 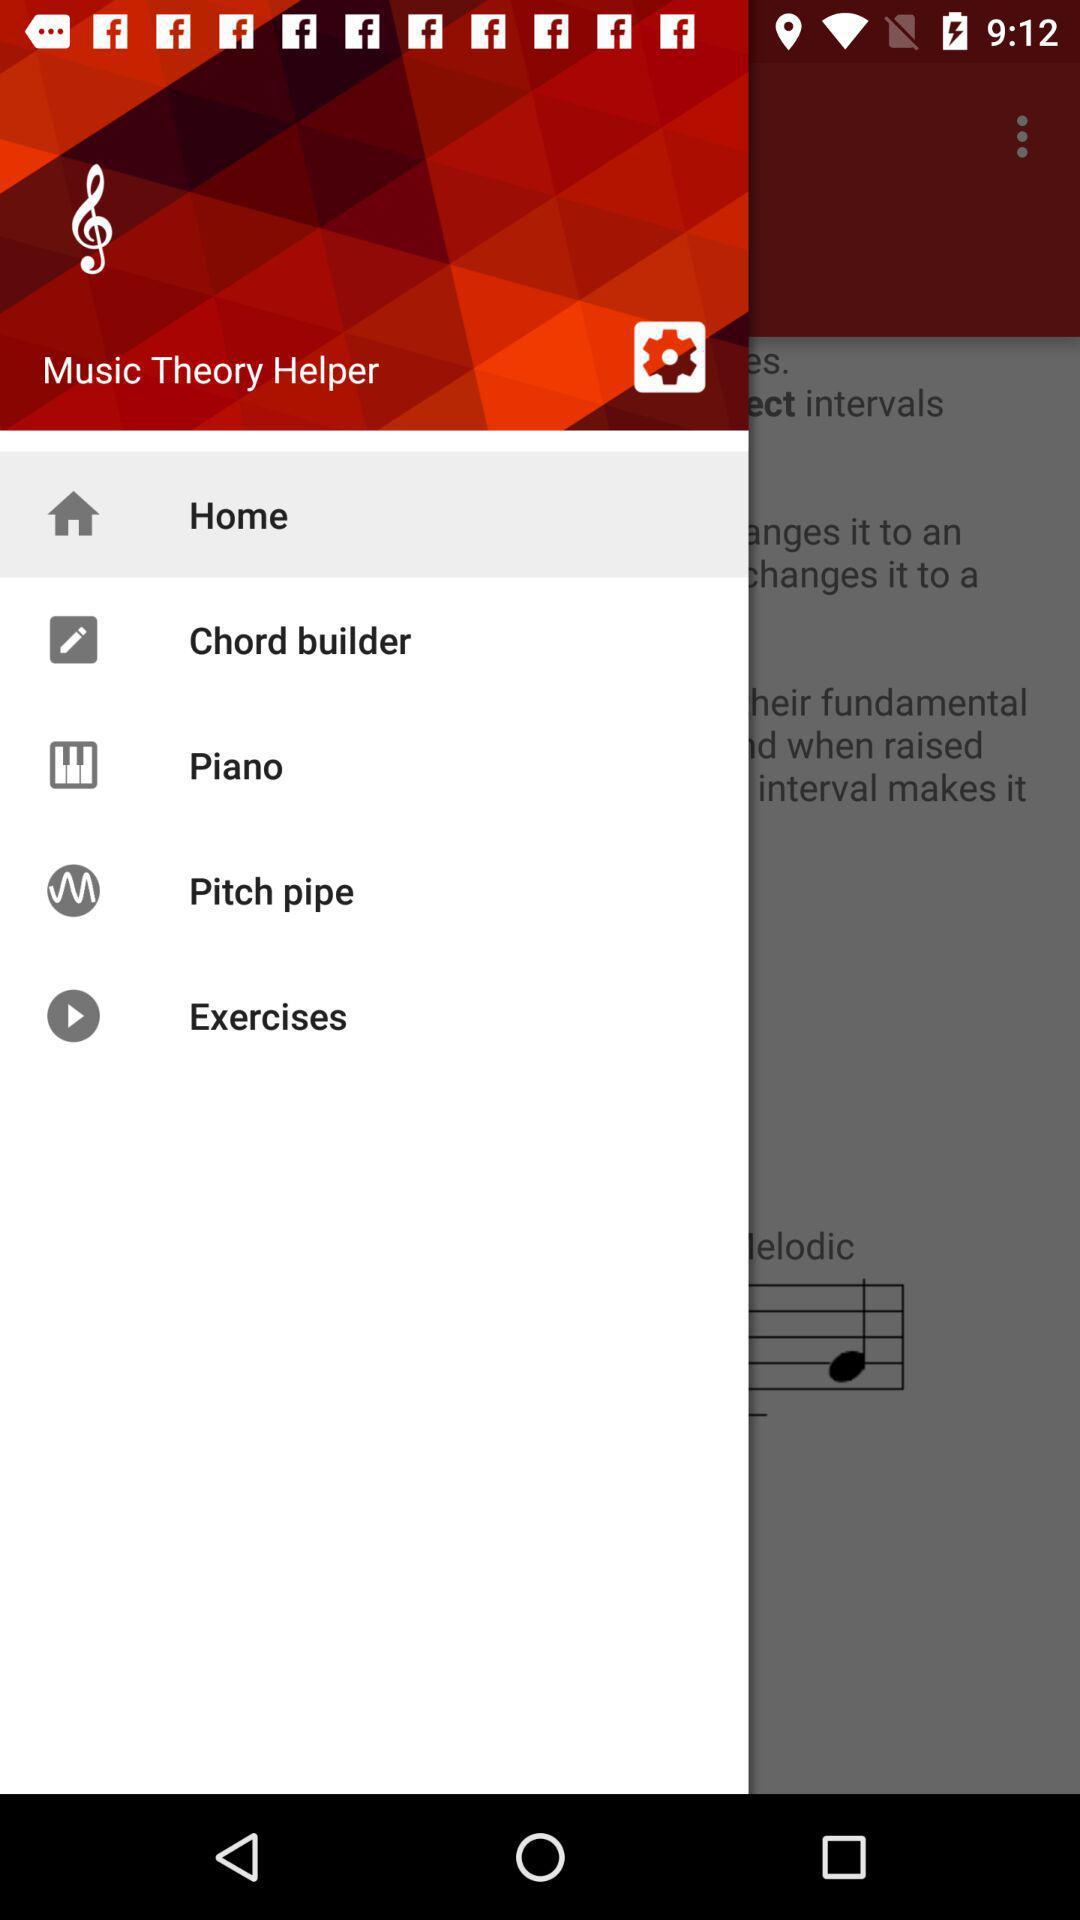 I want to click on the icon present to the left of exercises, so click(x=72, y=1015).